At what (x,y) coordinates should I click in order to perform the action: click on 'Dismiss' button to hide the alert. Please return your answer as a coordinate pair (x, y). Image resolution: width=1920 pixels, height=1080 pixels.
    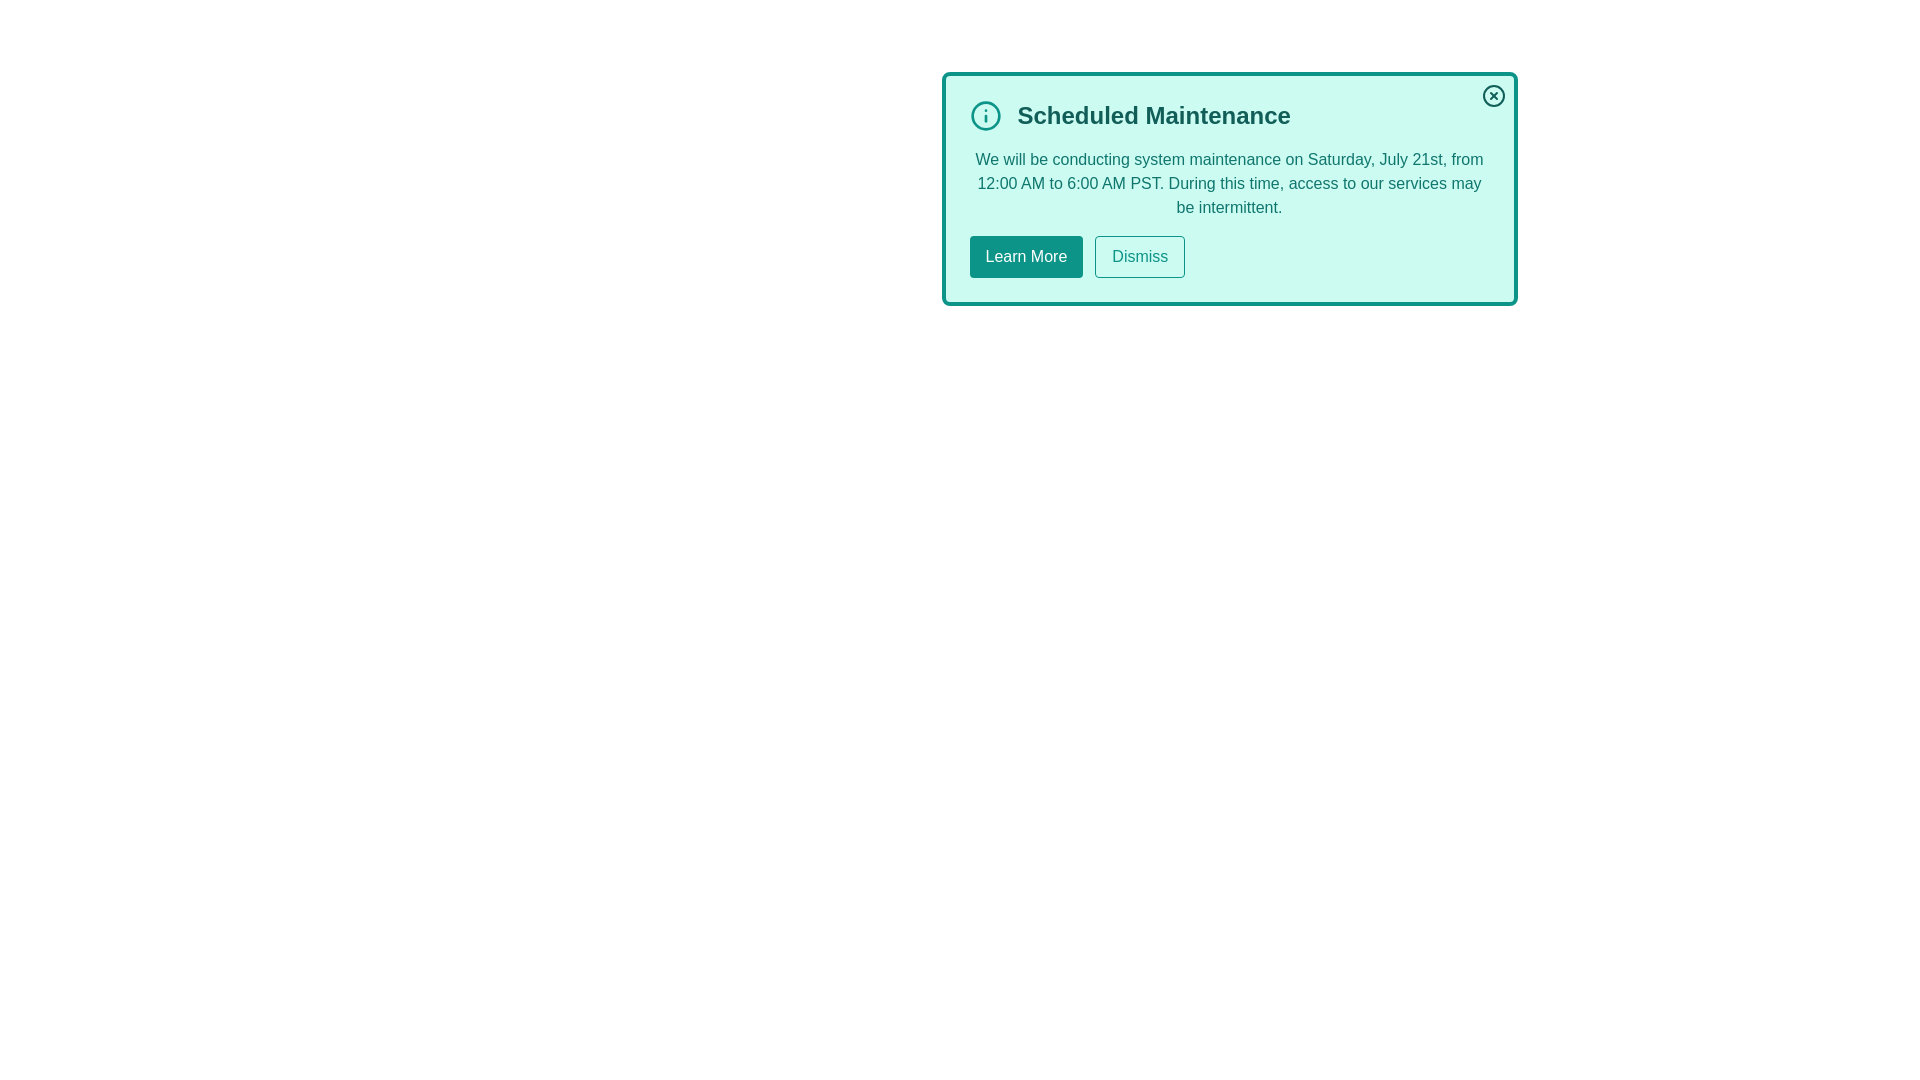
    Looking at the image, I should click on (1140, 256).